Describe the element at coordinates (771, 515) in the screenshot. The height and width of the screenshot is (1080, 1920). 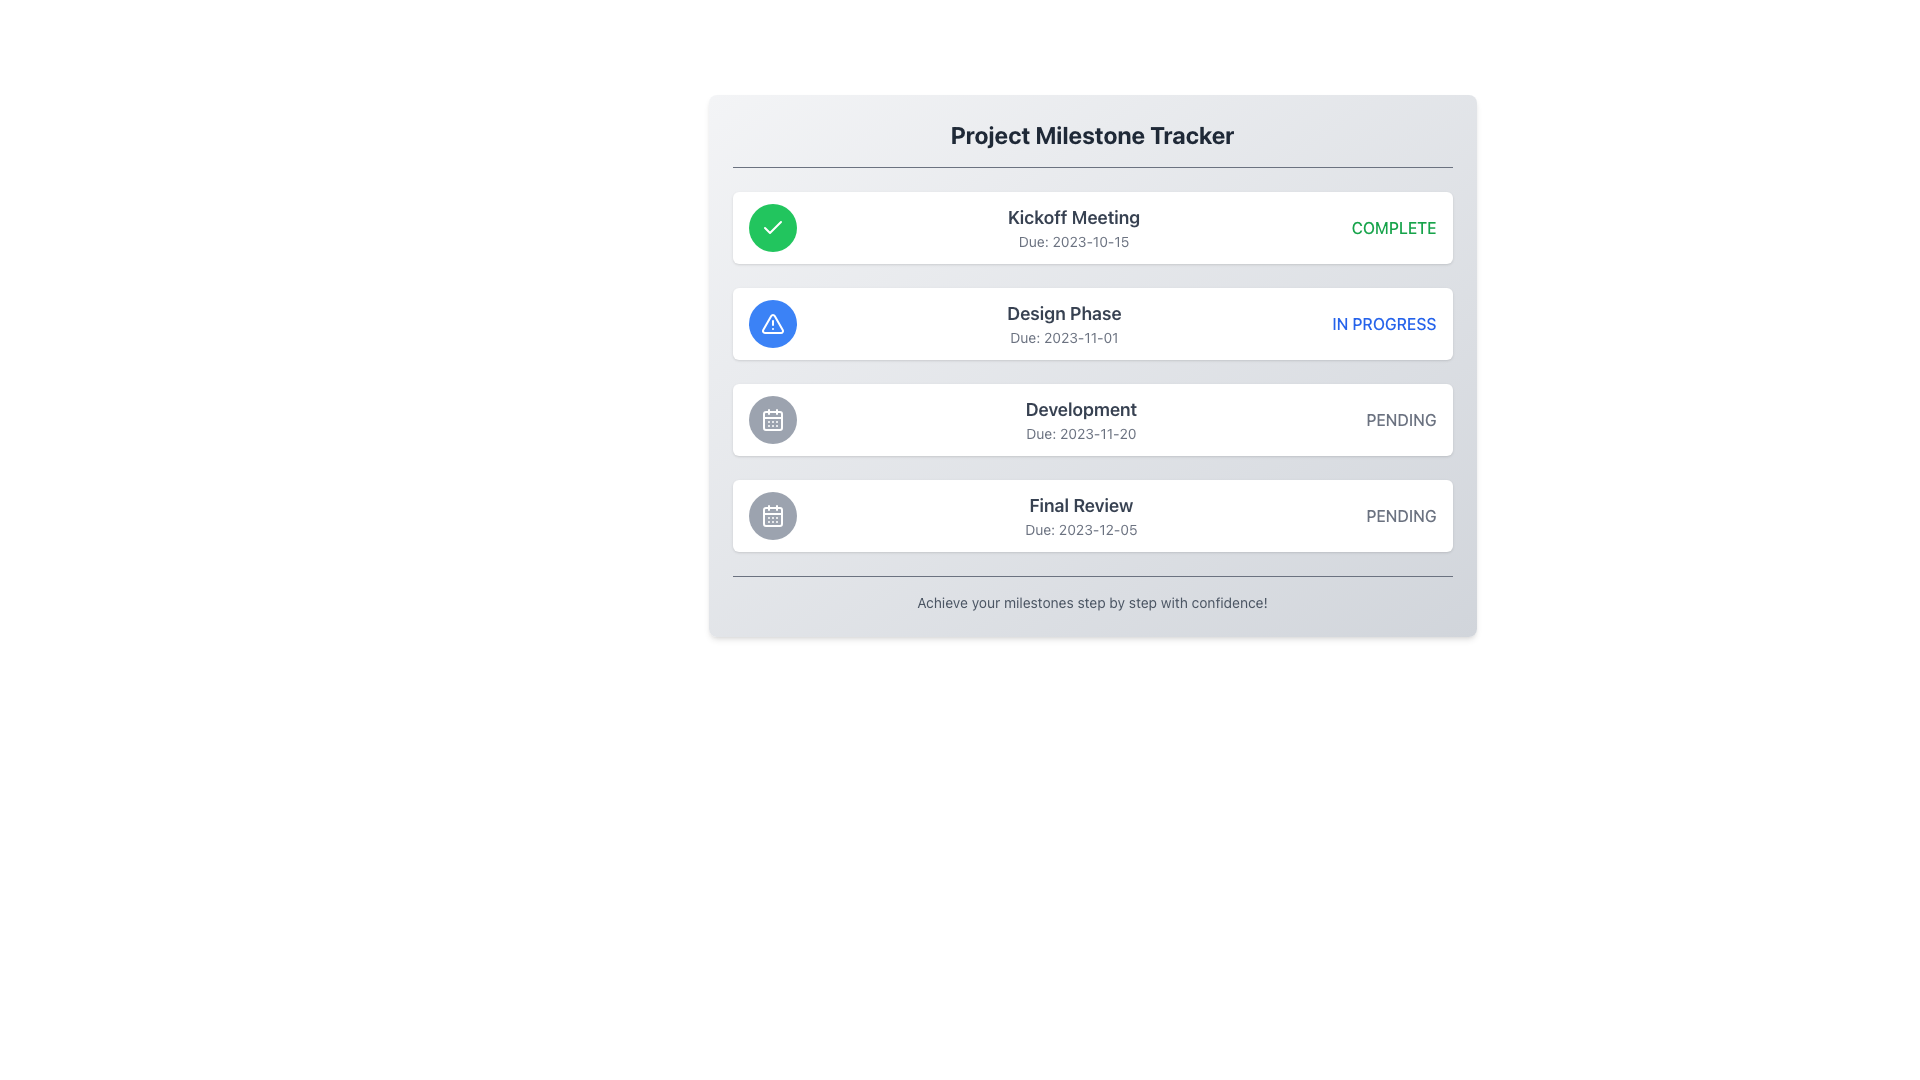
I see `the calendar icon, which is a minimalist gray icon with a square outline and rounded corners located in the third row of a vertical list, aligned with the text 'Development' and 'Due: 2023-11-20'` at that location.